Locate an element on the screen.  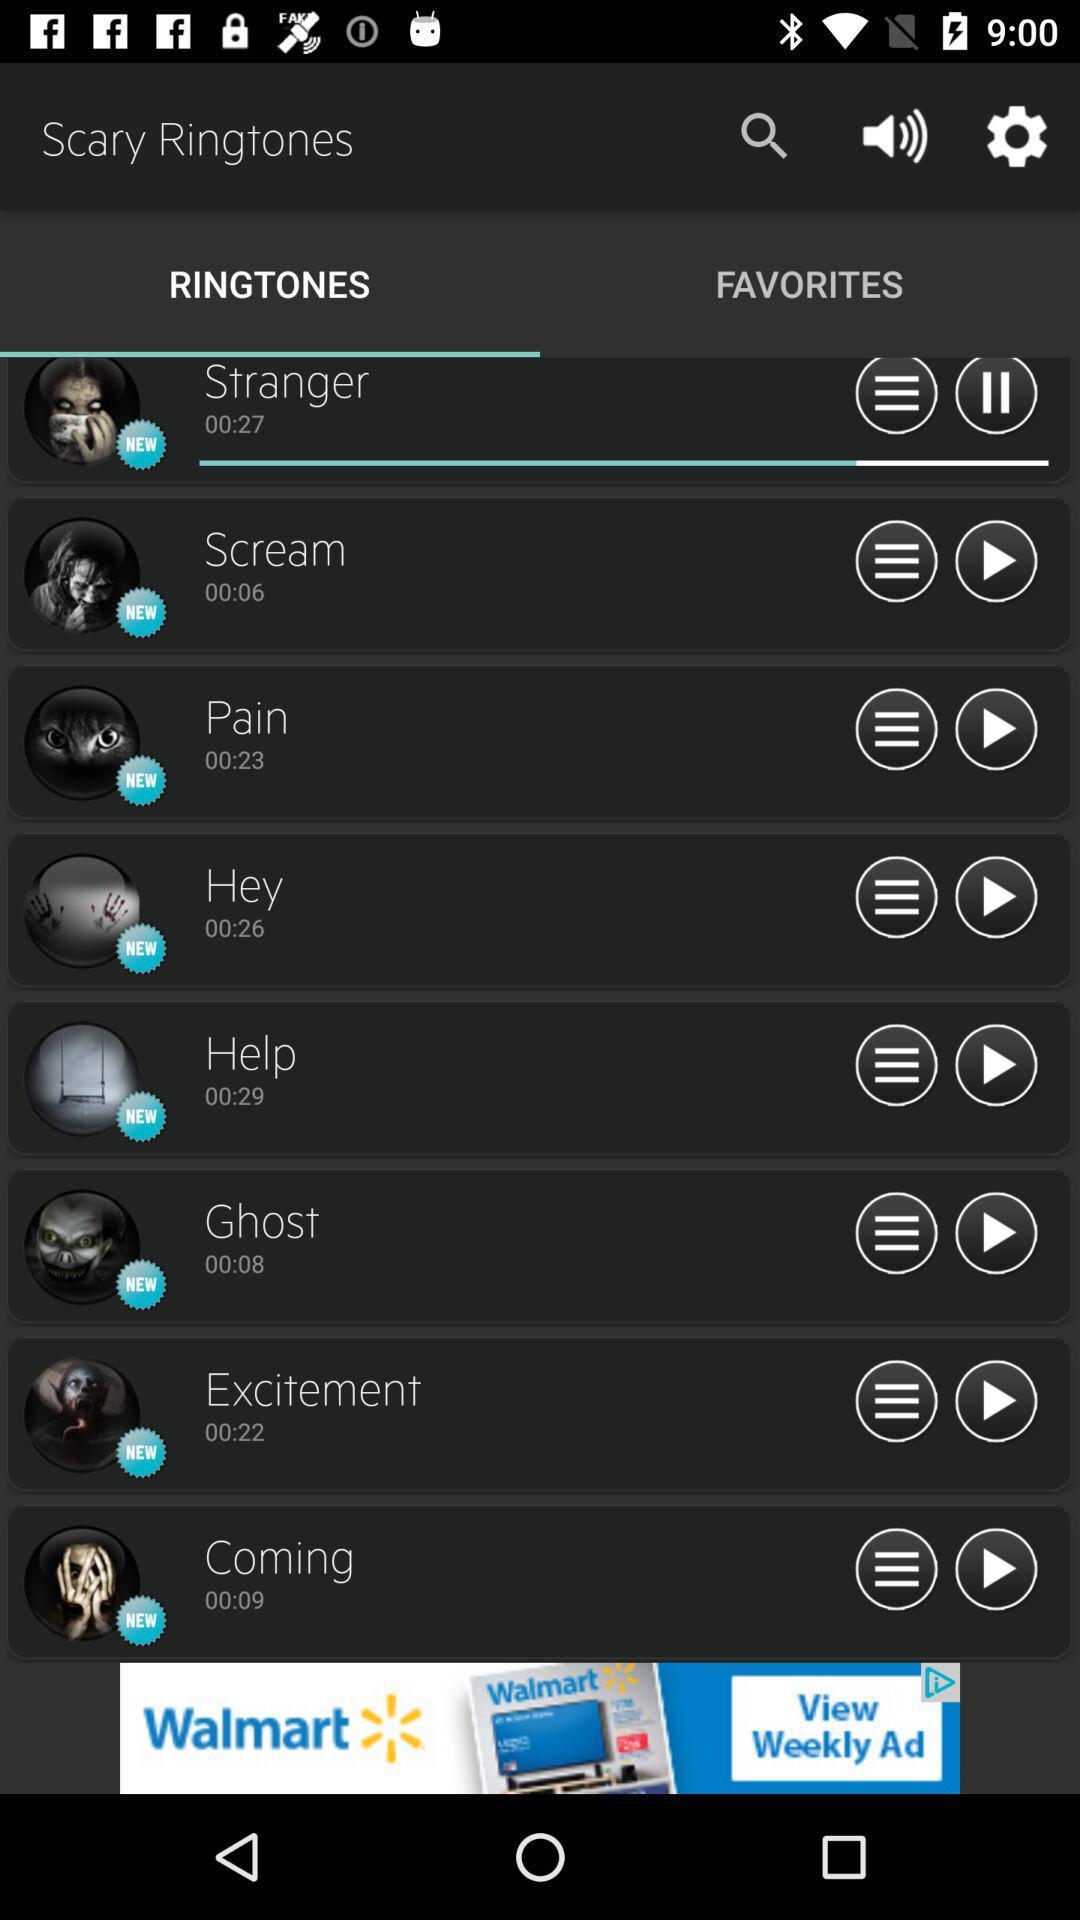
play is located at coordinates (995, 1065).